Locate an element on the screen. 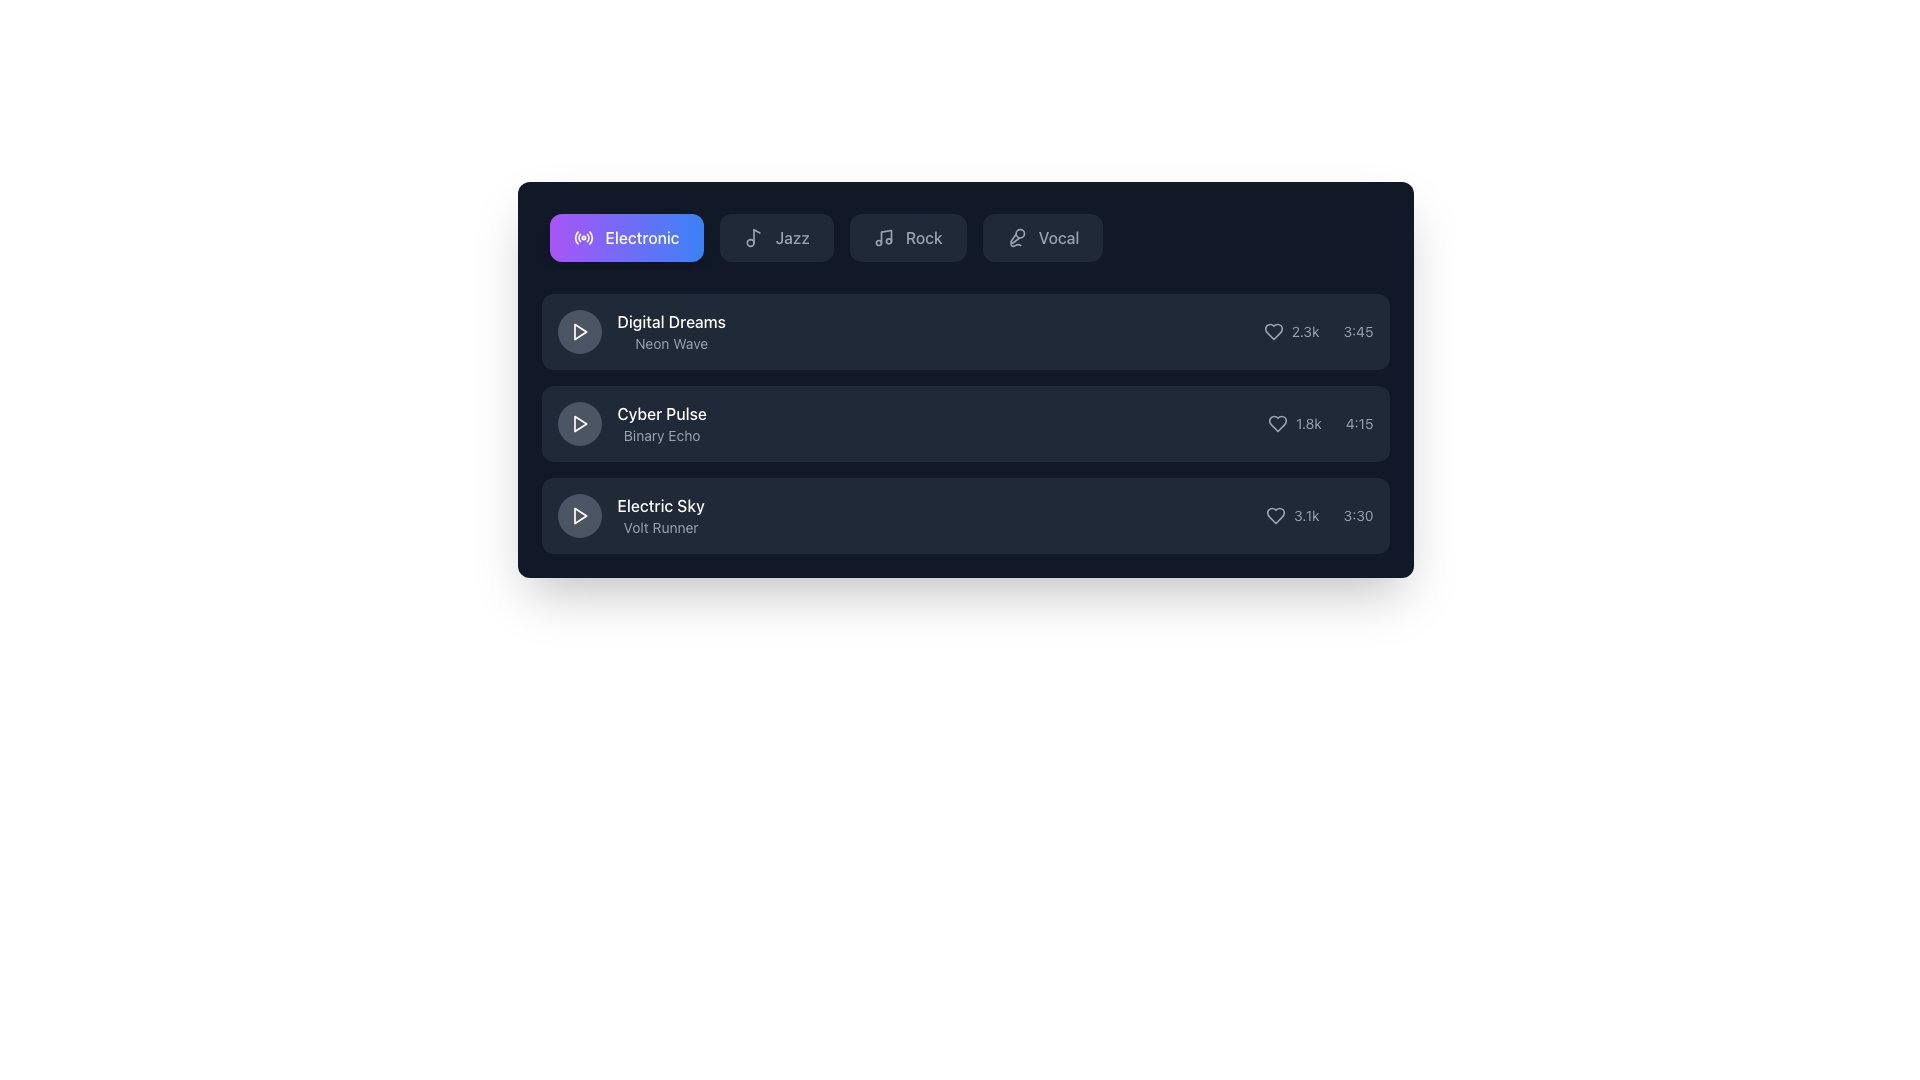 The height and width of the screenshot is (1080, 1920). the text label displaying 'Neon Wave', which is styled in a smaller font size and light gray color, located directly beneath the bold title 'Digital Dreams' is located at coordinates (671, 342).